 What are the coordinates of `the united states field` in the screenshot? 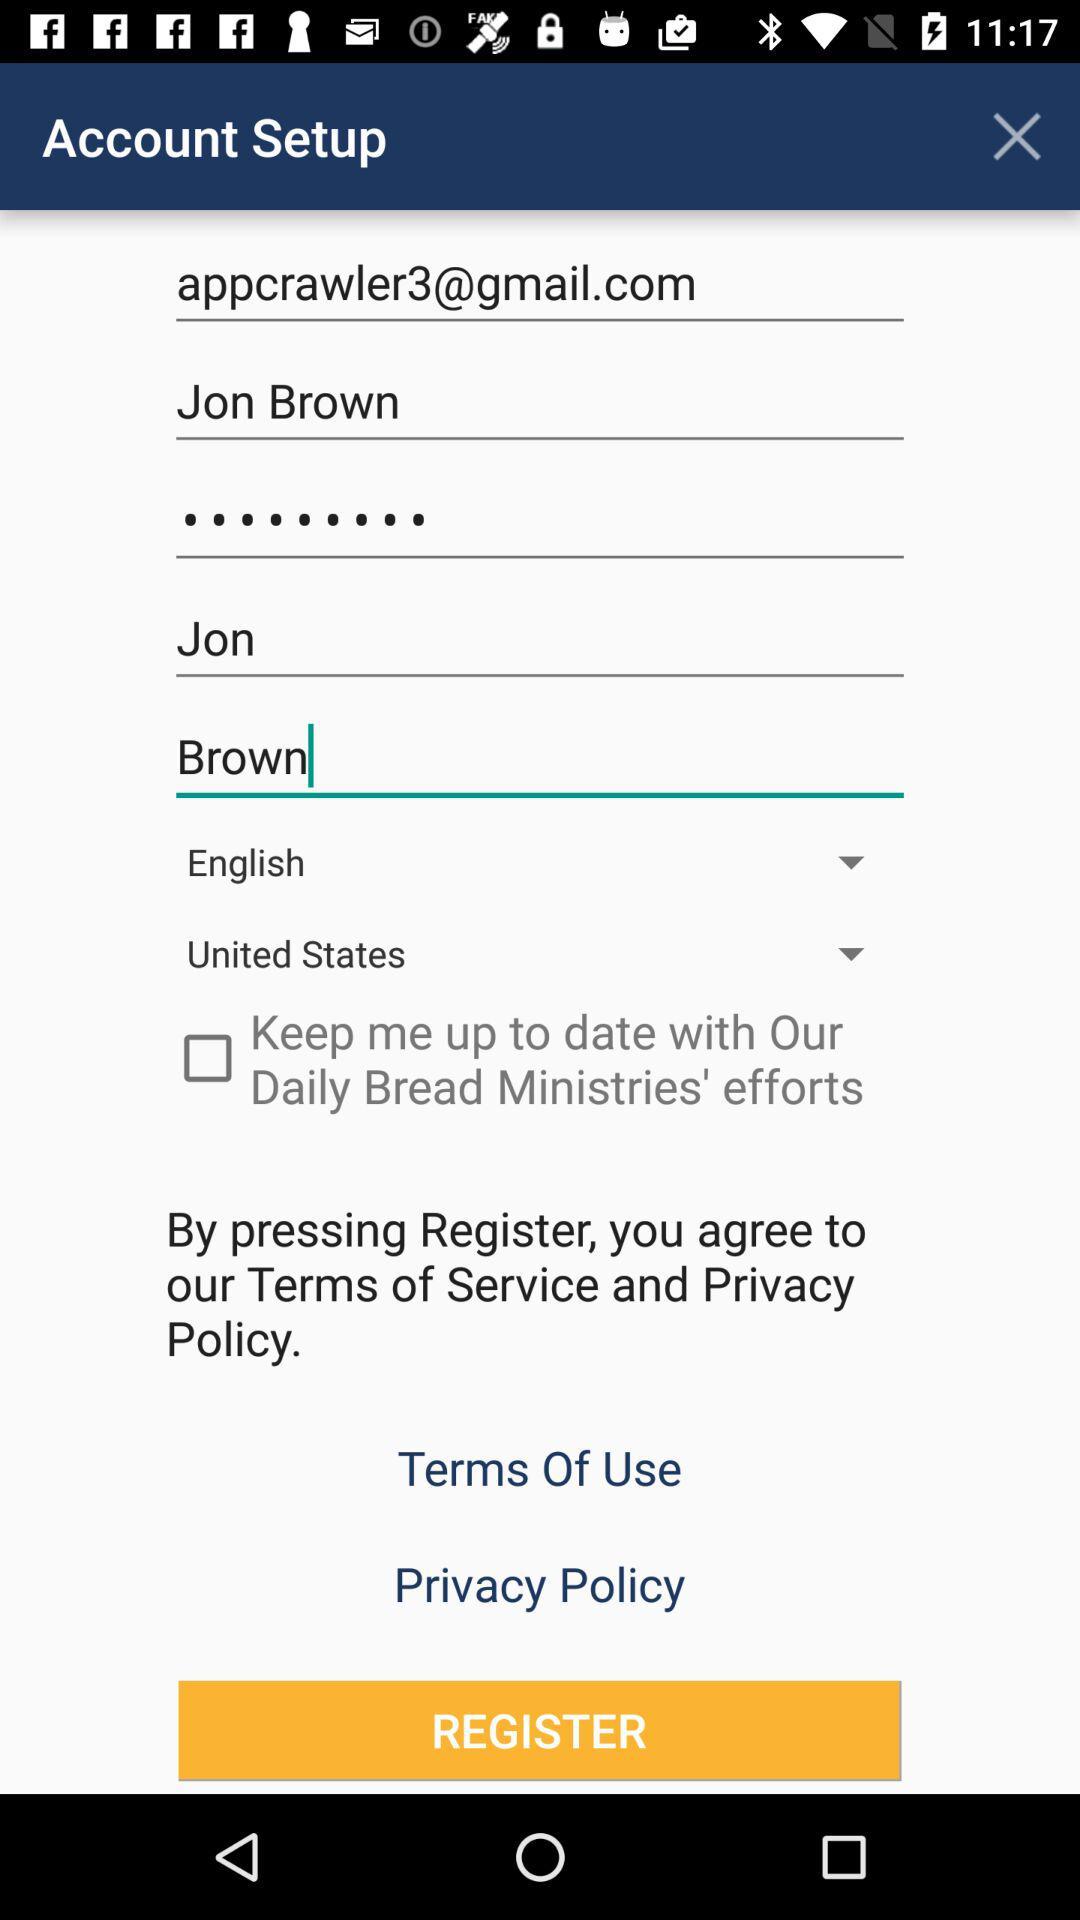 It's located at (540, 952).